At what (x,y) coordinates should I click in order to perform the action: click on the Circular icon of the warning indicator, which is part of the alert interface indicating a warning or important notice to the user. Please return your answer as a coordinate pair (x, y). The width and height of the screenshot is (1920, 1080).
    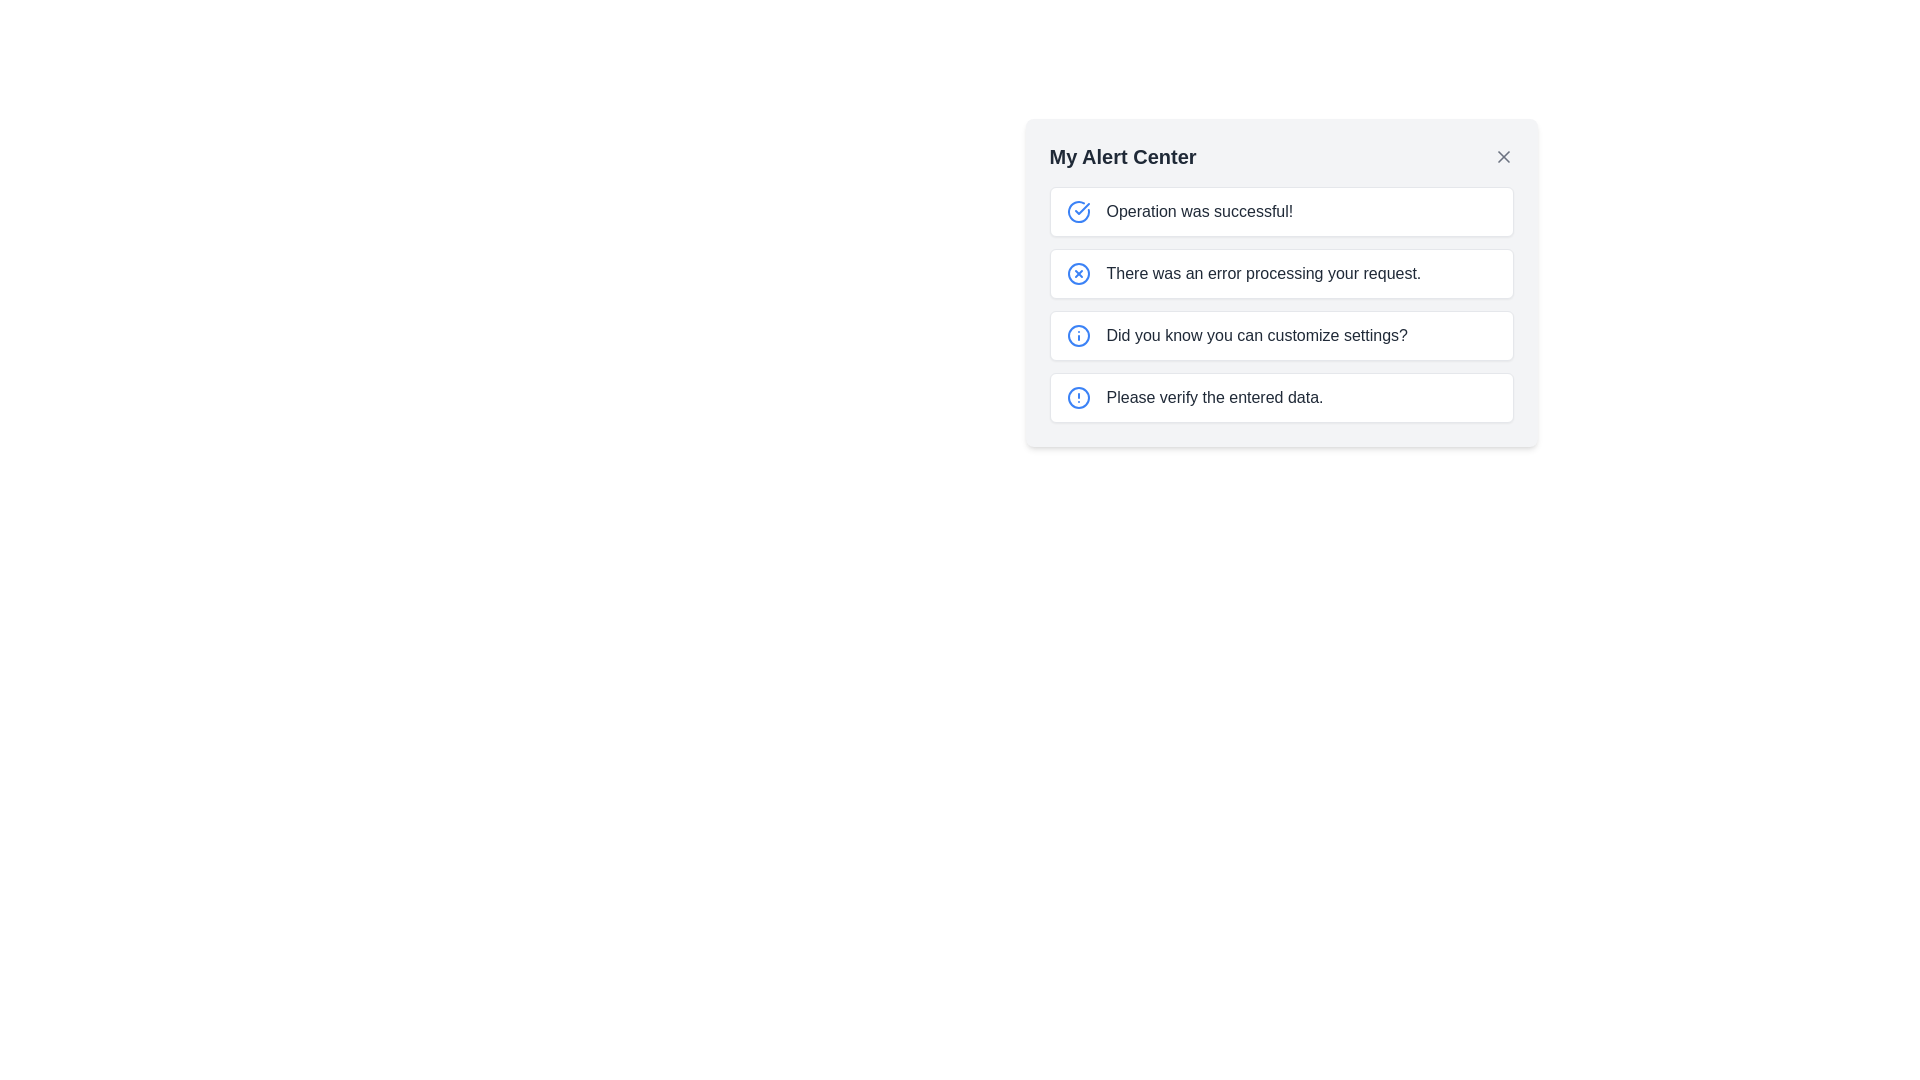
    Looking at the image, I should click on (1077, 397).